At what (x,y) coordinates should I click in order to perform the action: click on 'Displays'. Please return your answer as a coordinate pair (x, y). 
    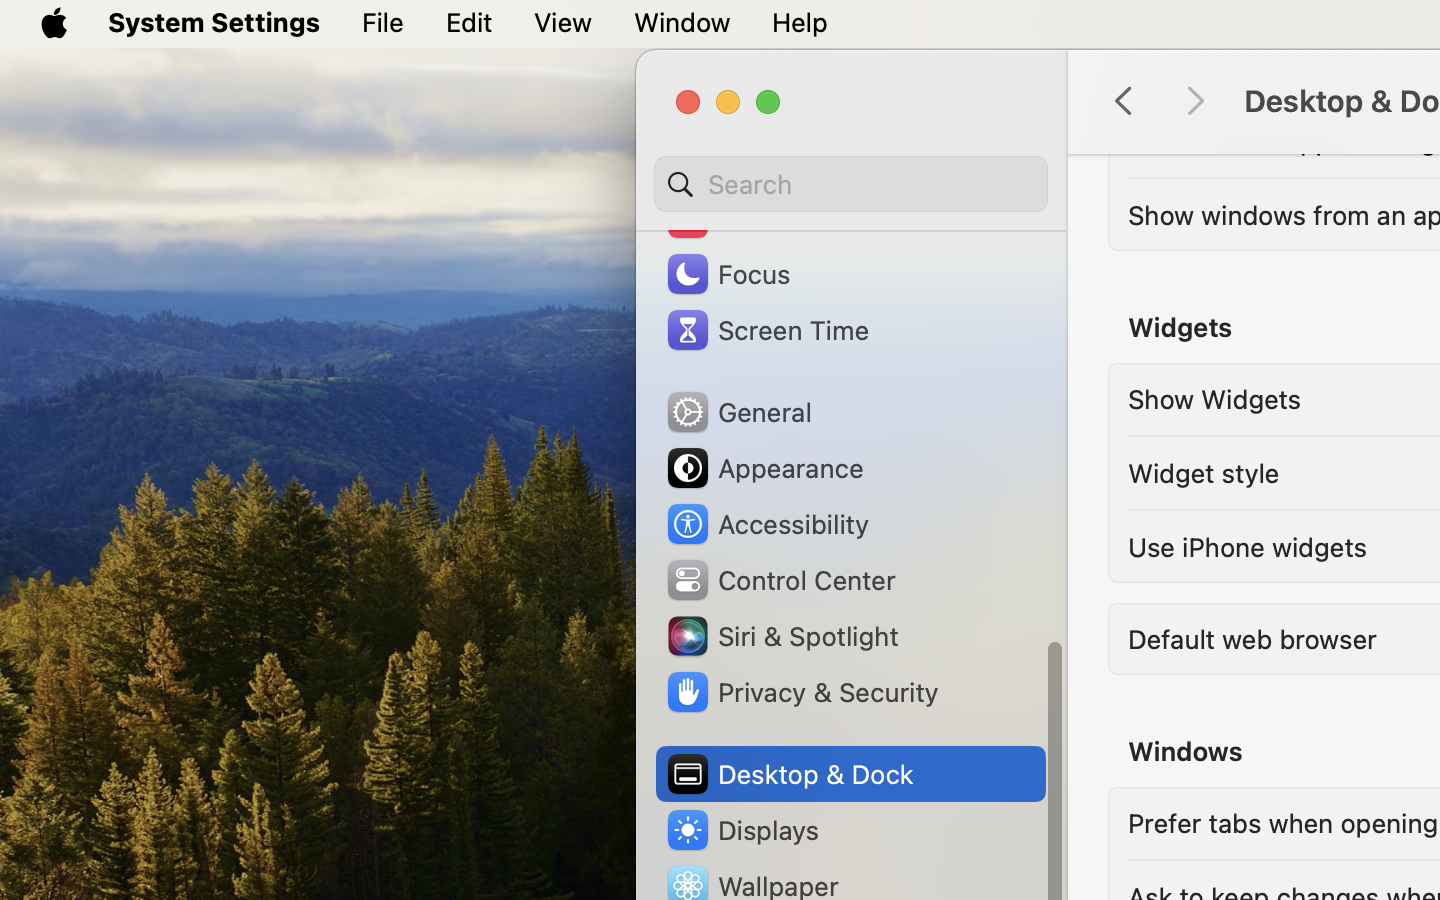
    Looking at the image, I should click on (741, 829).